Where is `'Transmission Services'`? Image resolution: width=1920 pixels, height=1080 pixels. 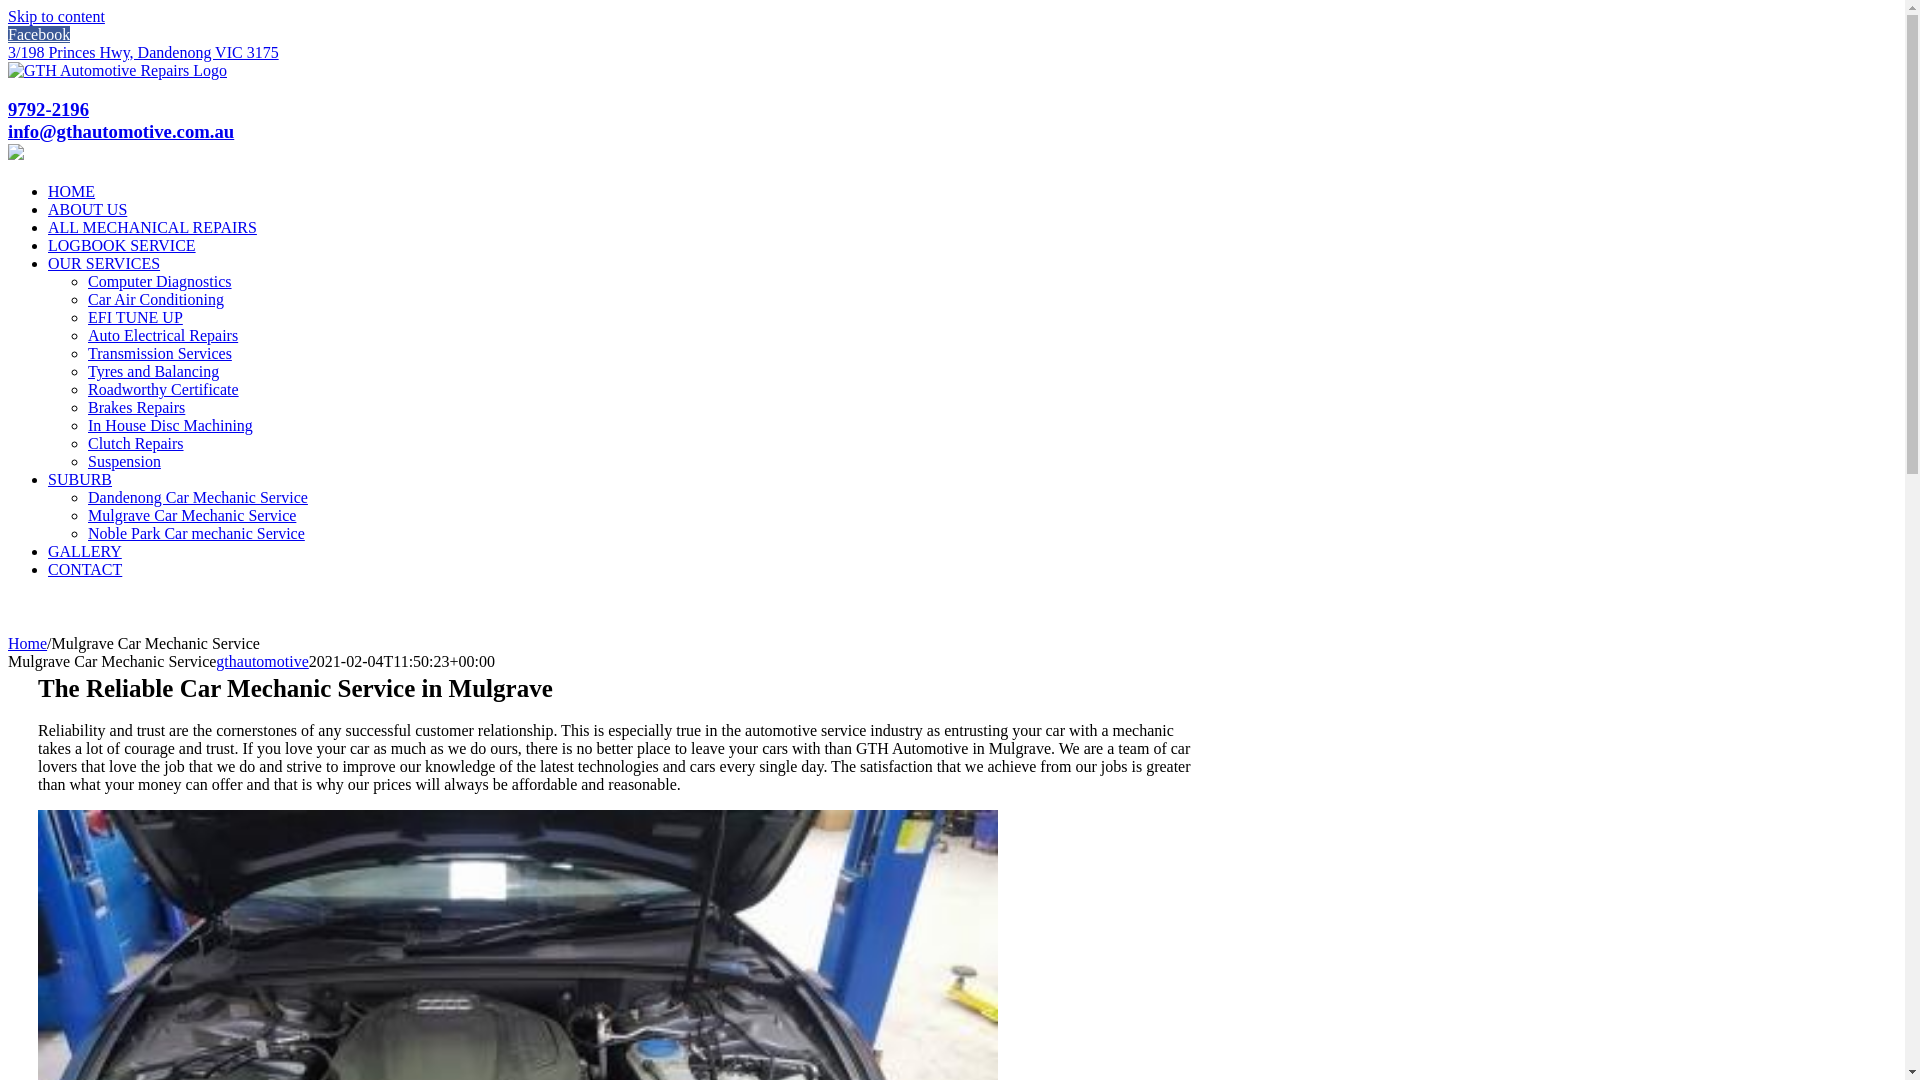
'Transmission Services' is located at coordinates (86, 352).